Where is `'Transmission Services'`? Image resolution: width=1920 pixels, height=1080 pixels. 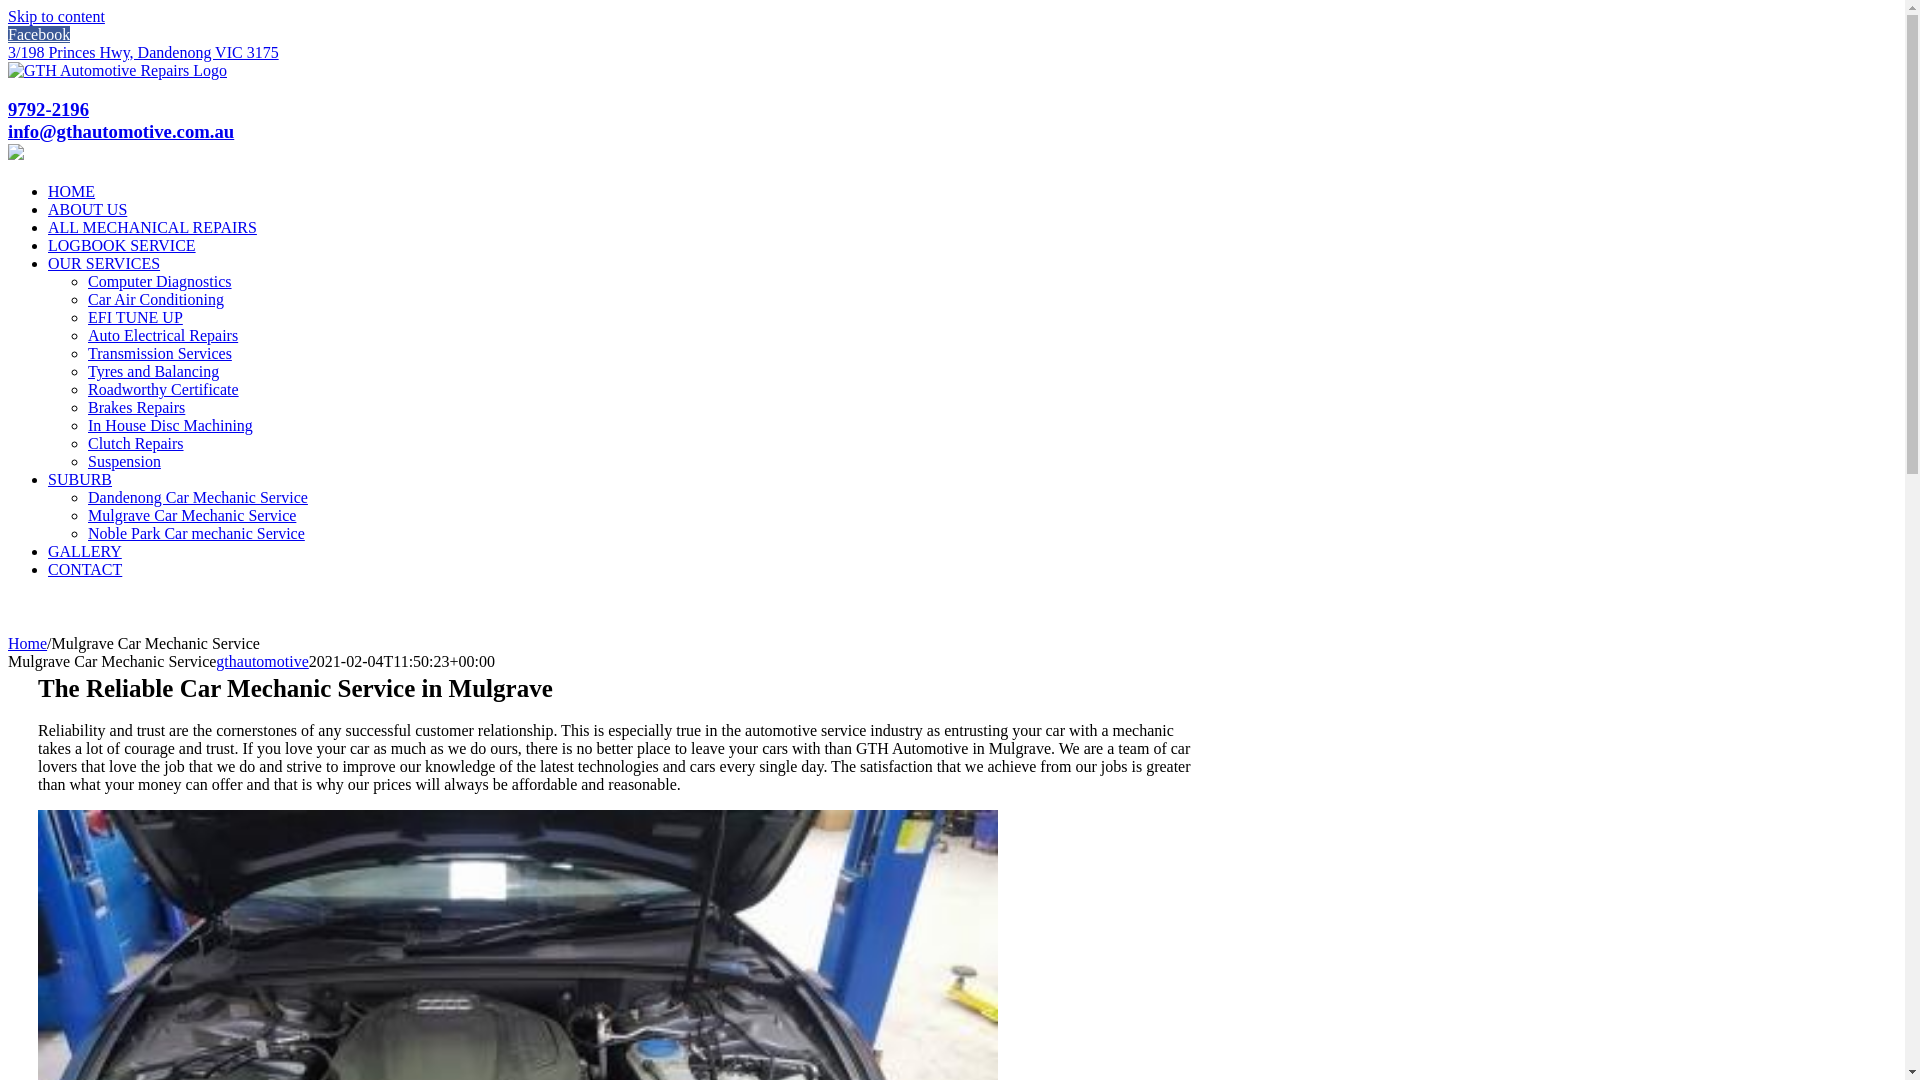
'Transmission Services' is located at coordinates (86, 352).